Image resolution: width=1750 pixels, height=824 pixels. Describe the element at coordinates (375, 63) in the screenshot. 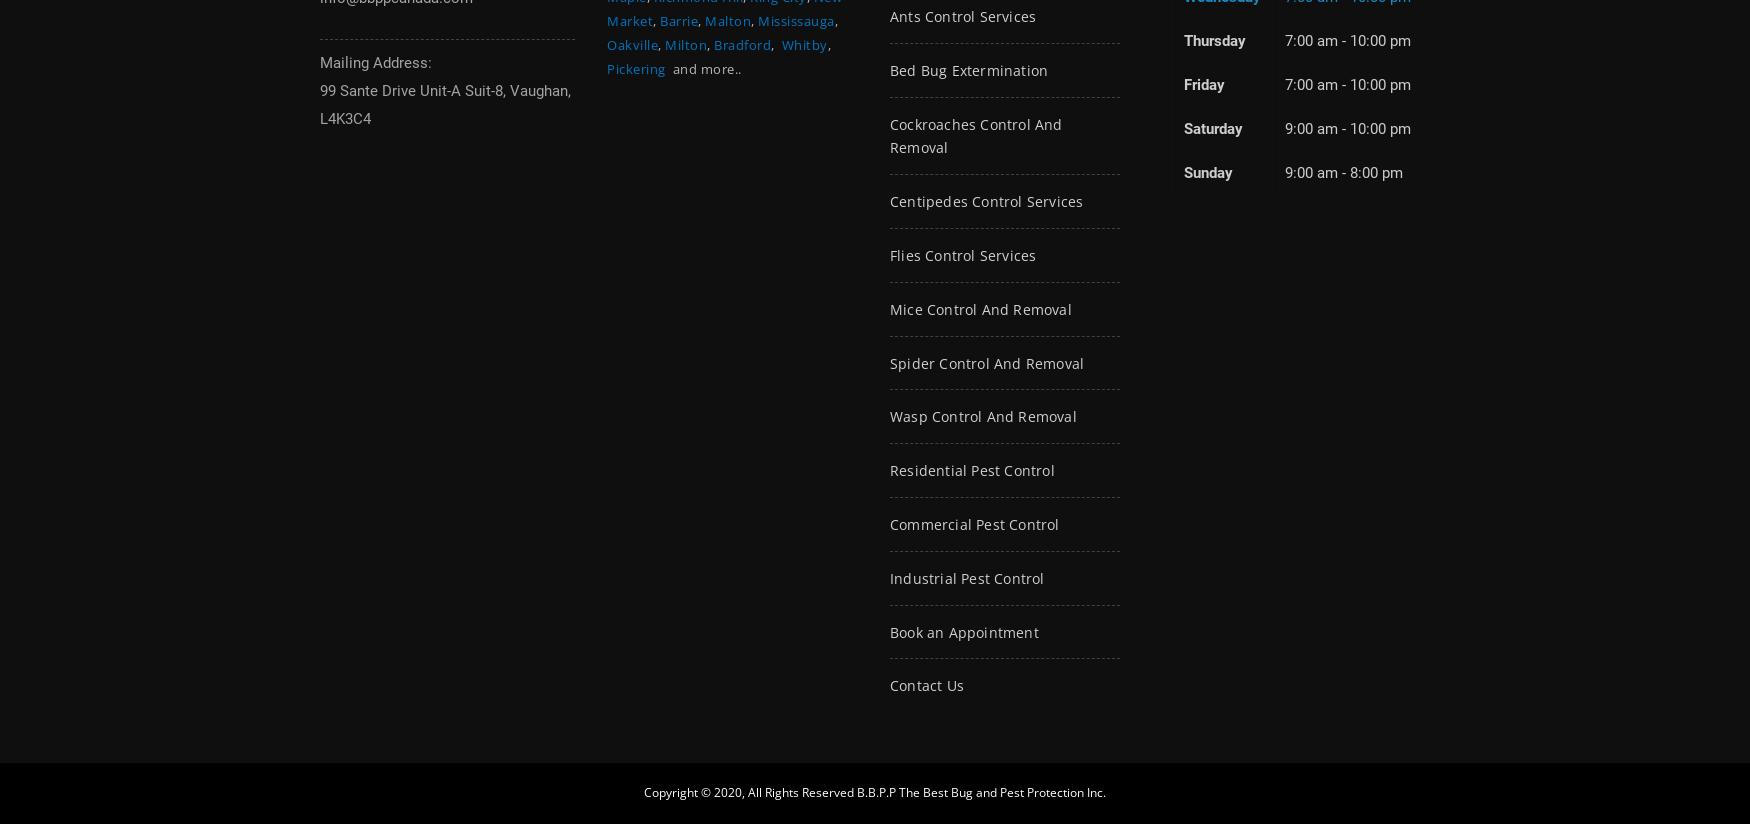

I see `'Mailing Address:'` at that location.